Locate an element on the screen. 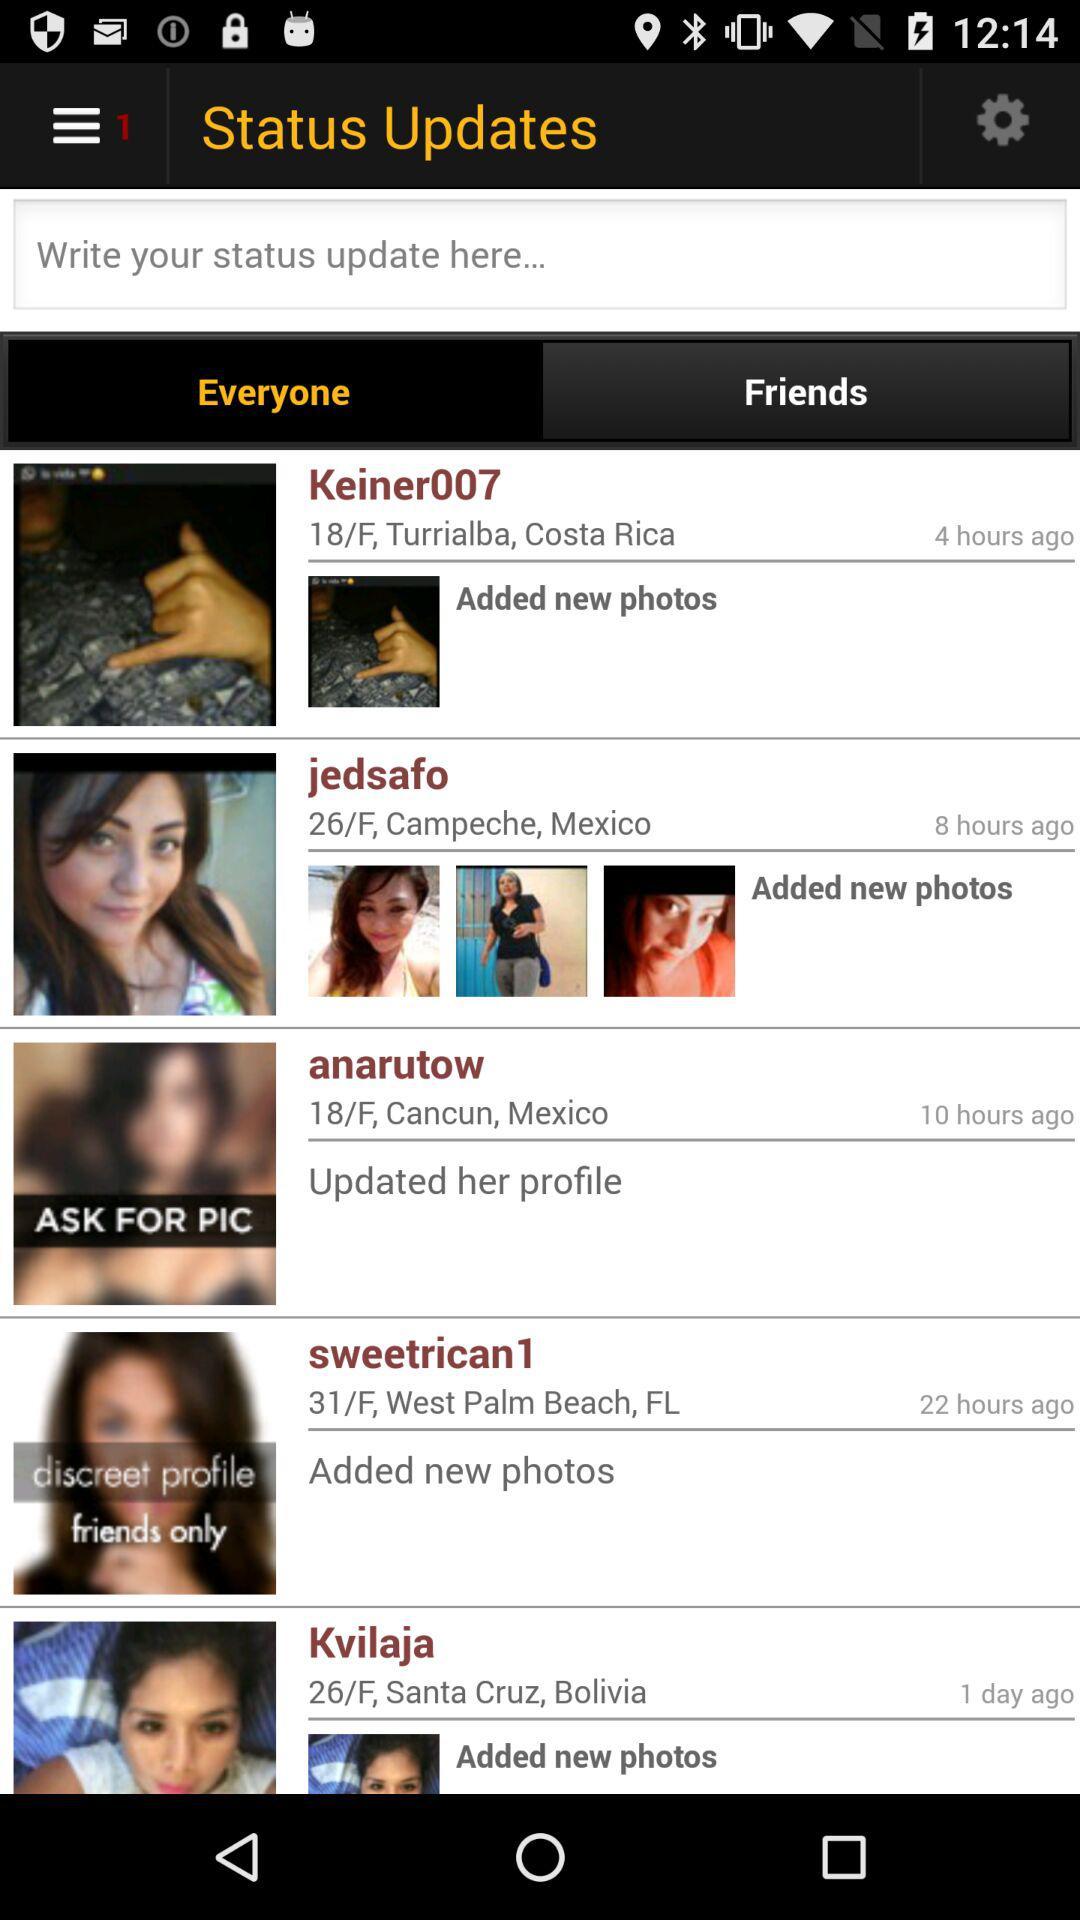 The width and height of the screenshot is (1080, 1920). setting bar is located at coordinates (1003, 124).